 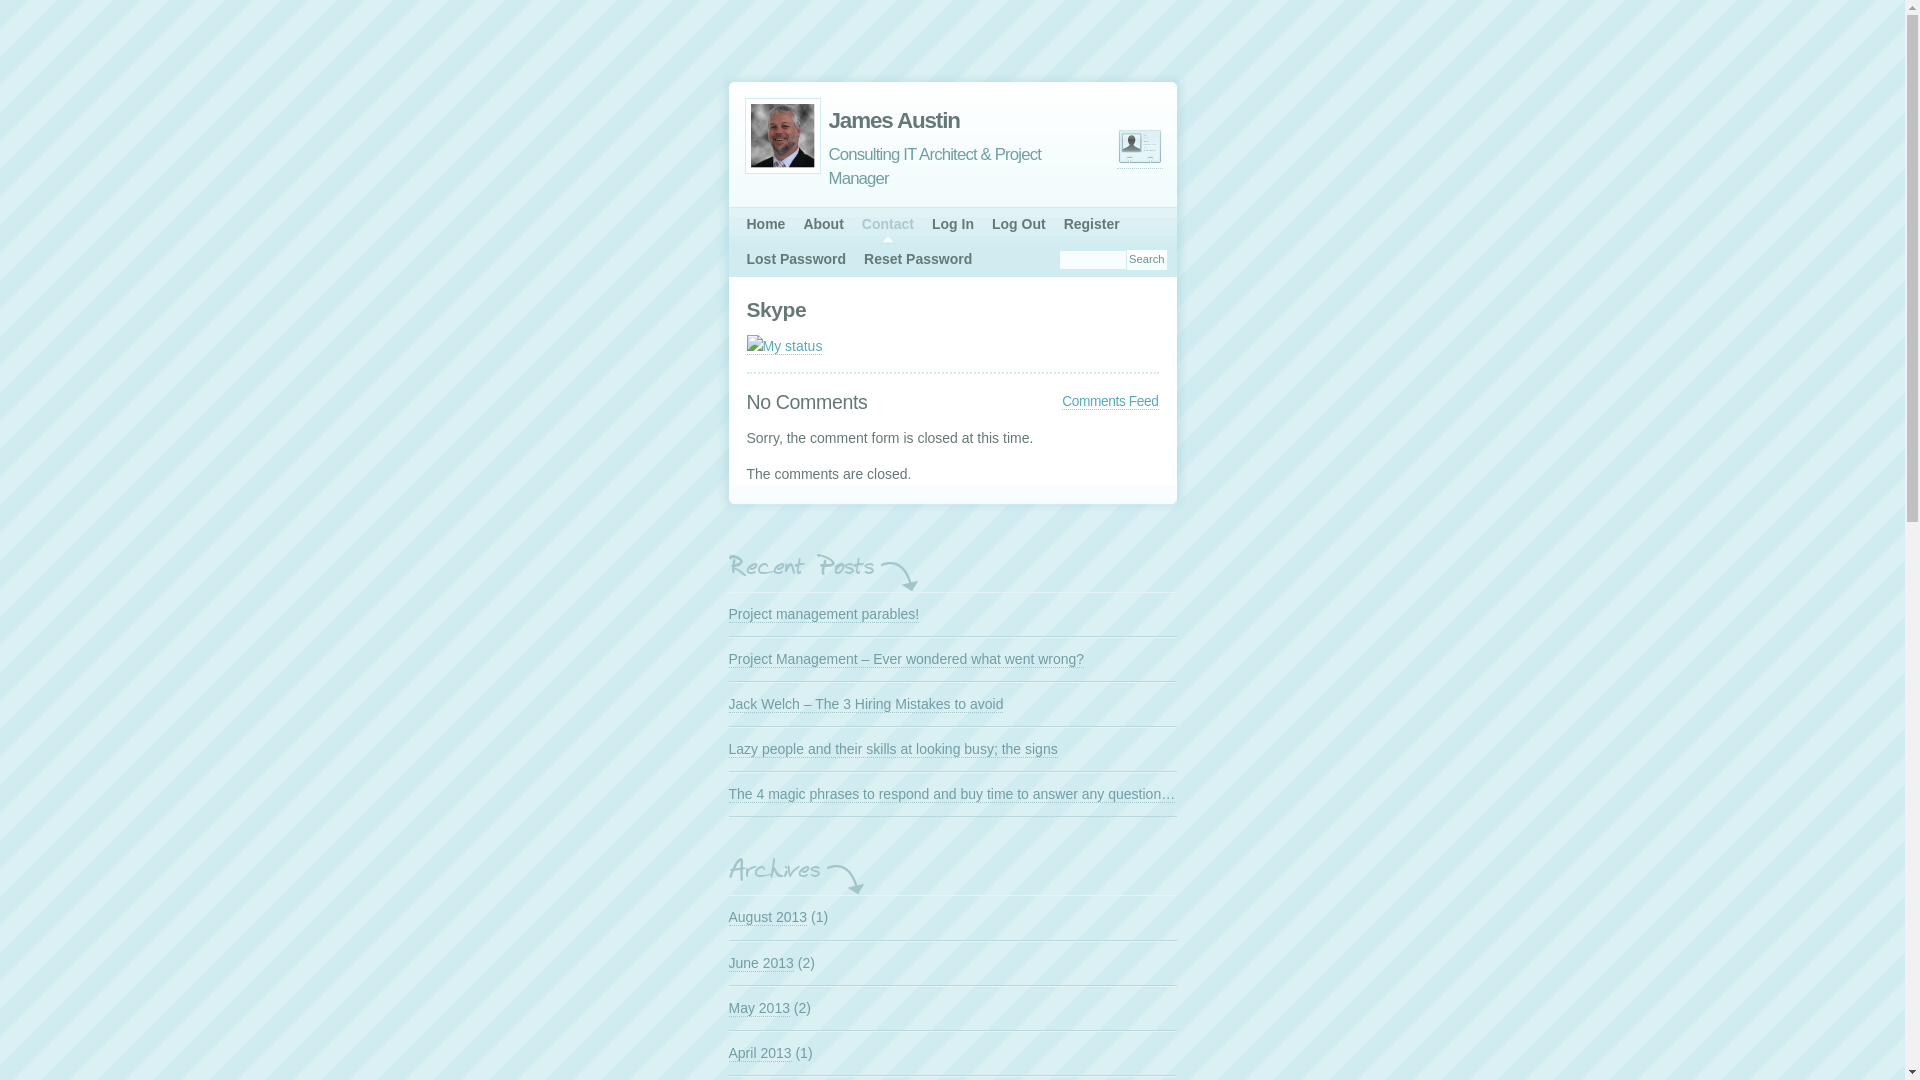 What do you see at coordinates (758, 1052) in the screenshot?
I see `'April 2013'` at bounding box center [758, 1052].